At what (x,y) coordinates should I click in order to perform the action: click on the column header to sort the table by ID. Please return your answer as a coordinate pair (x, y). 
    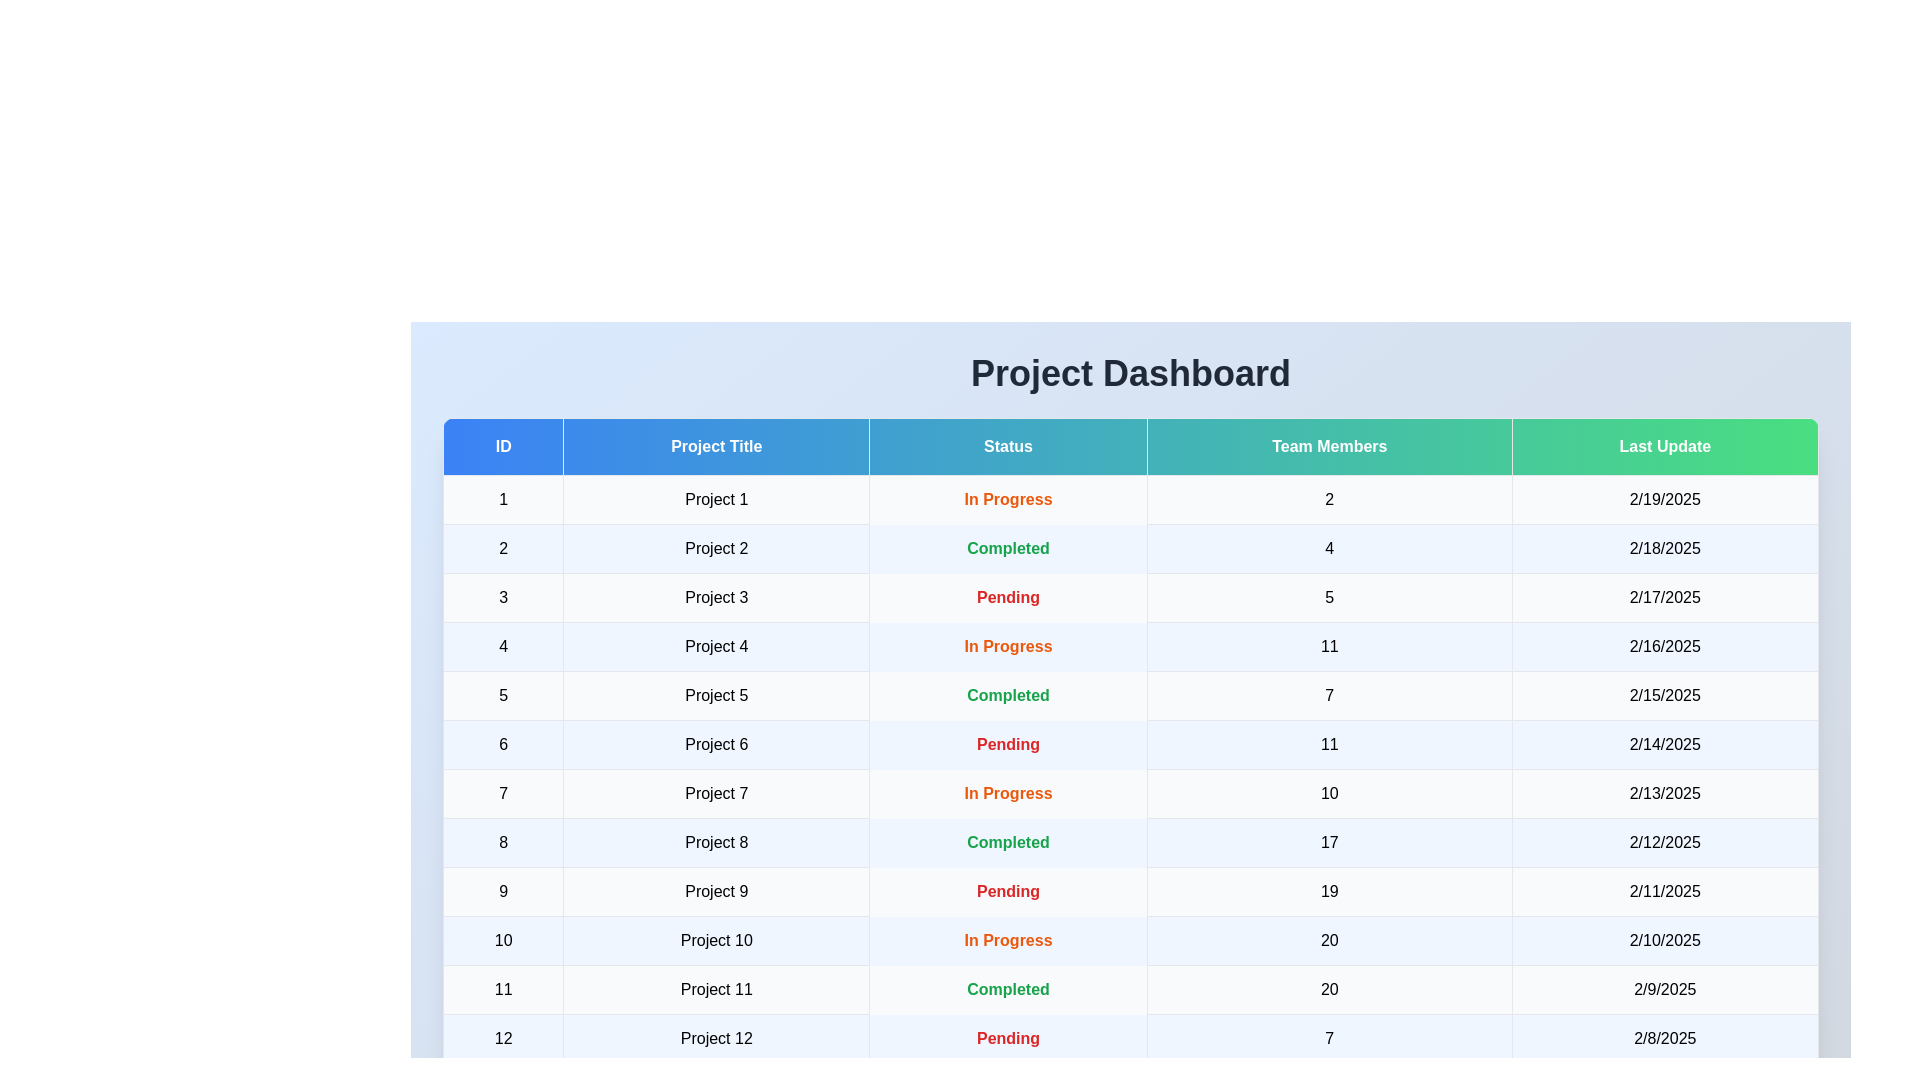
    Looking at the image, I should click on (503, 446).